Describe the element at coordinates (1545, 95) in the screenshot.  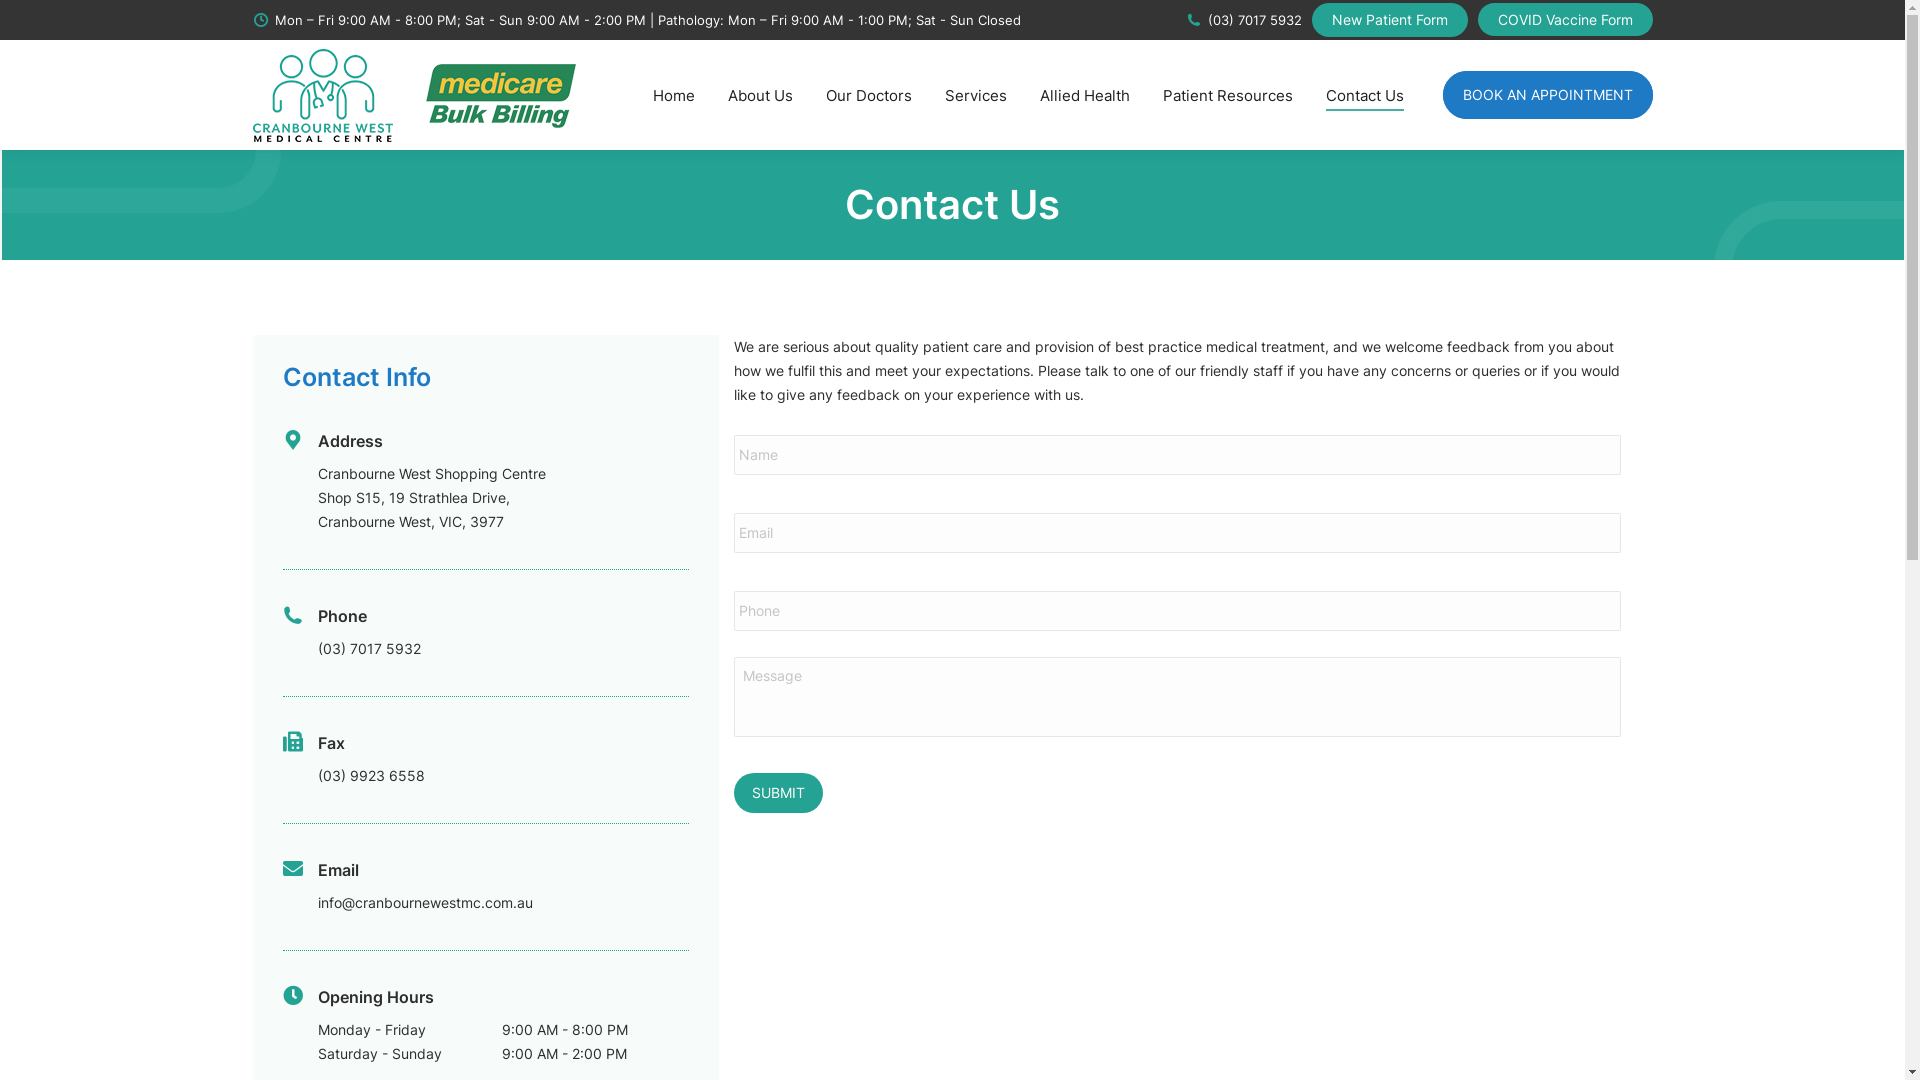
I see `'BOOK AN APPOINTMENT'` at that location.